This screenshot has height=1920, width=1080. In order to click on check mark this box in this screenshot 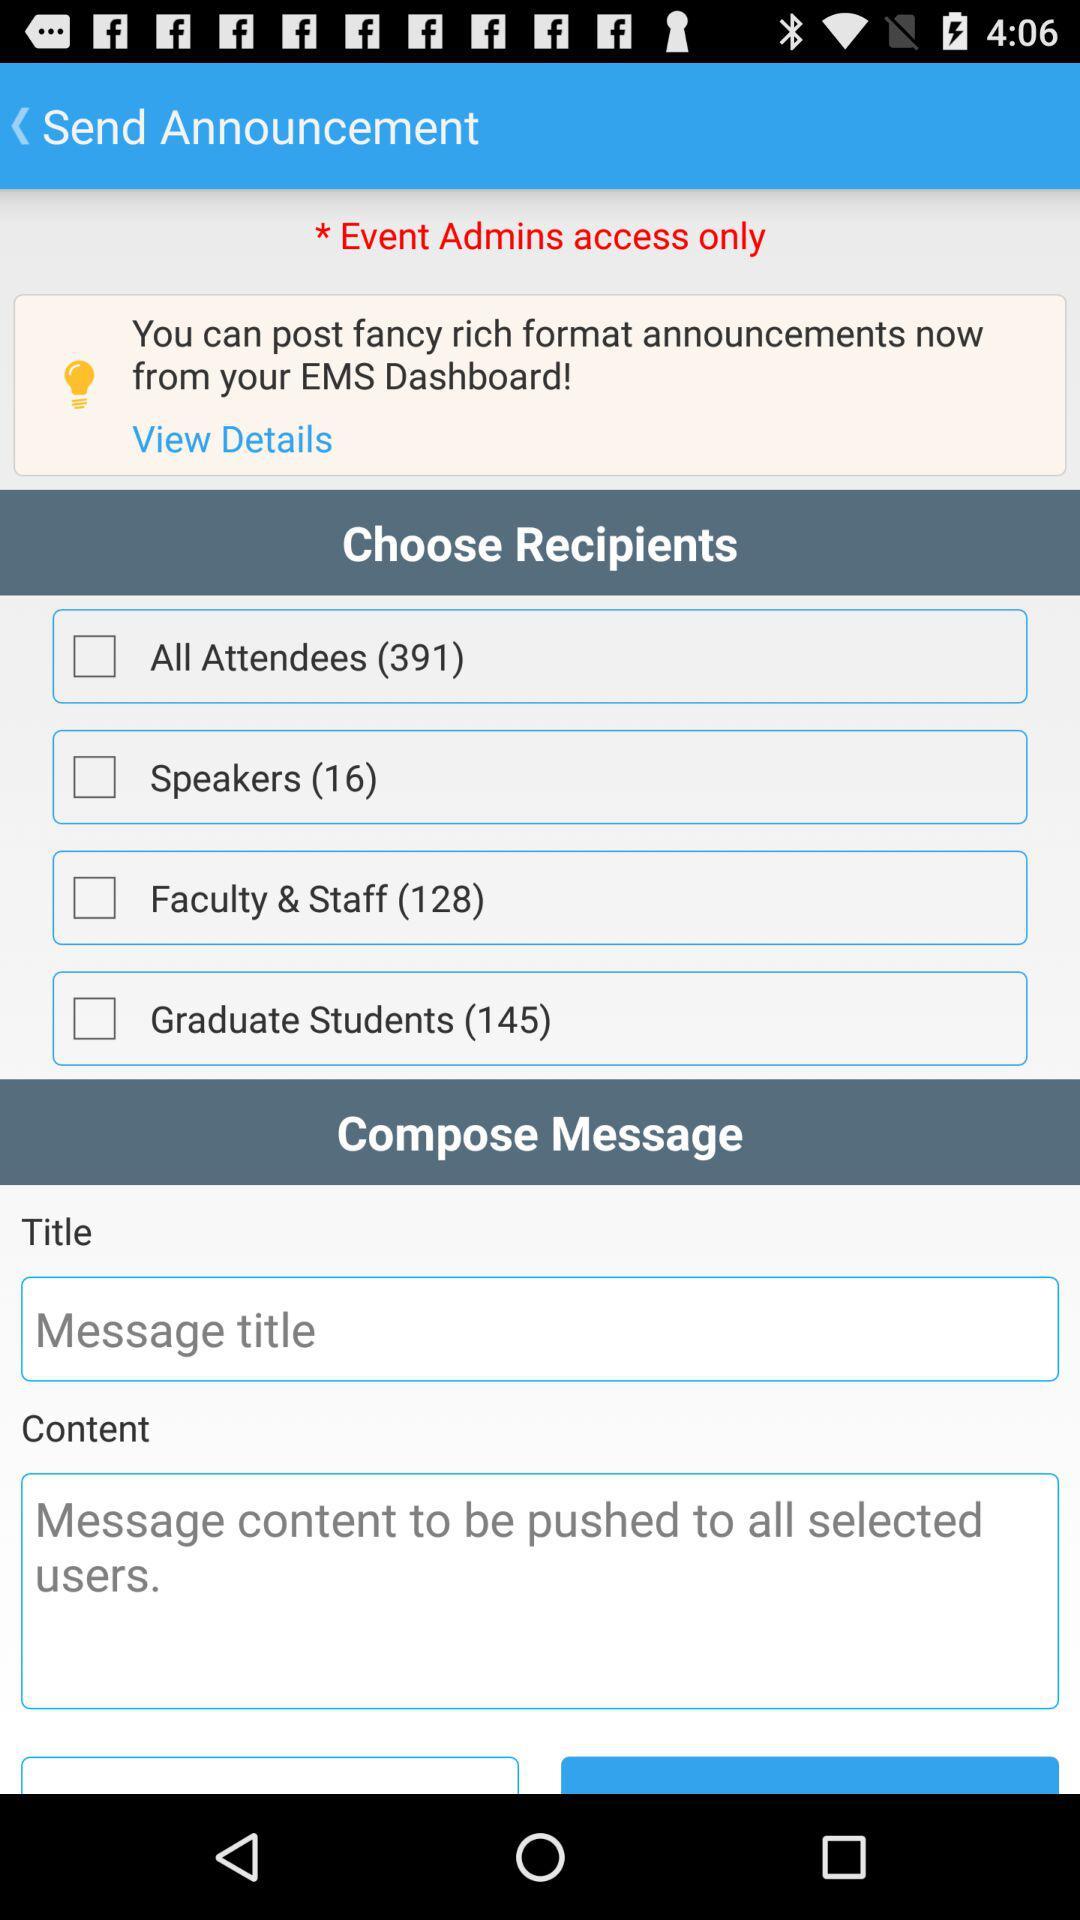, I will do `click(94, 1018)`.